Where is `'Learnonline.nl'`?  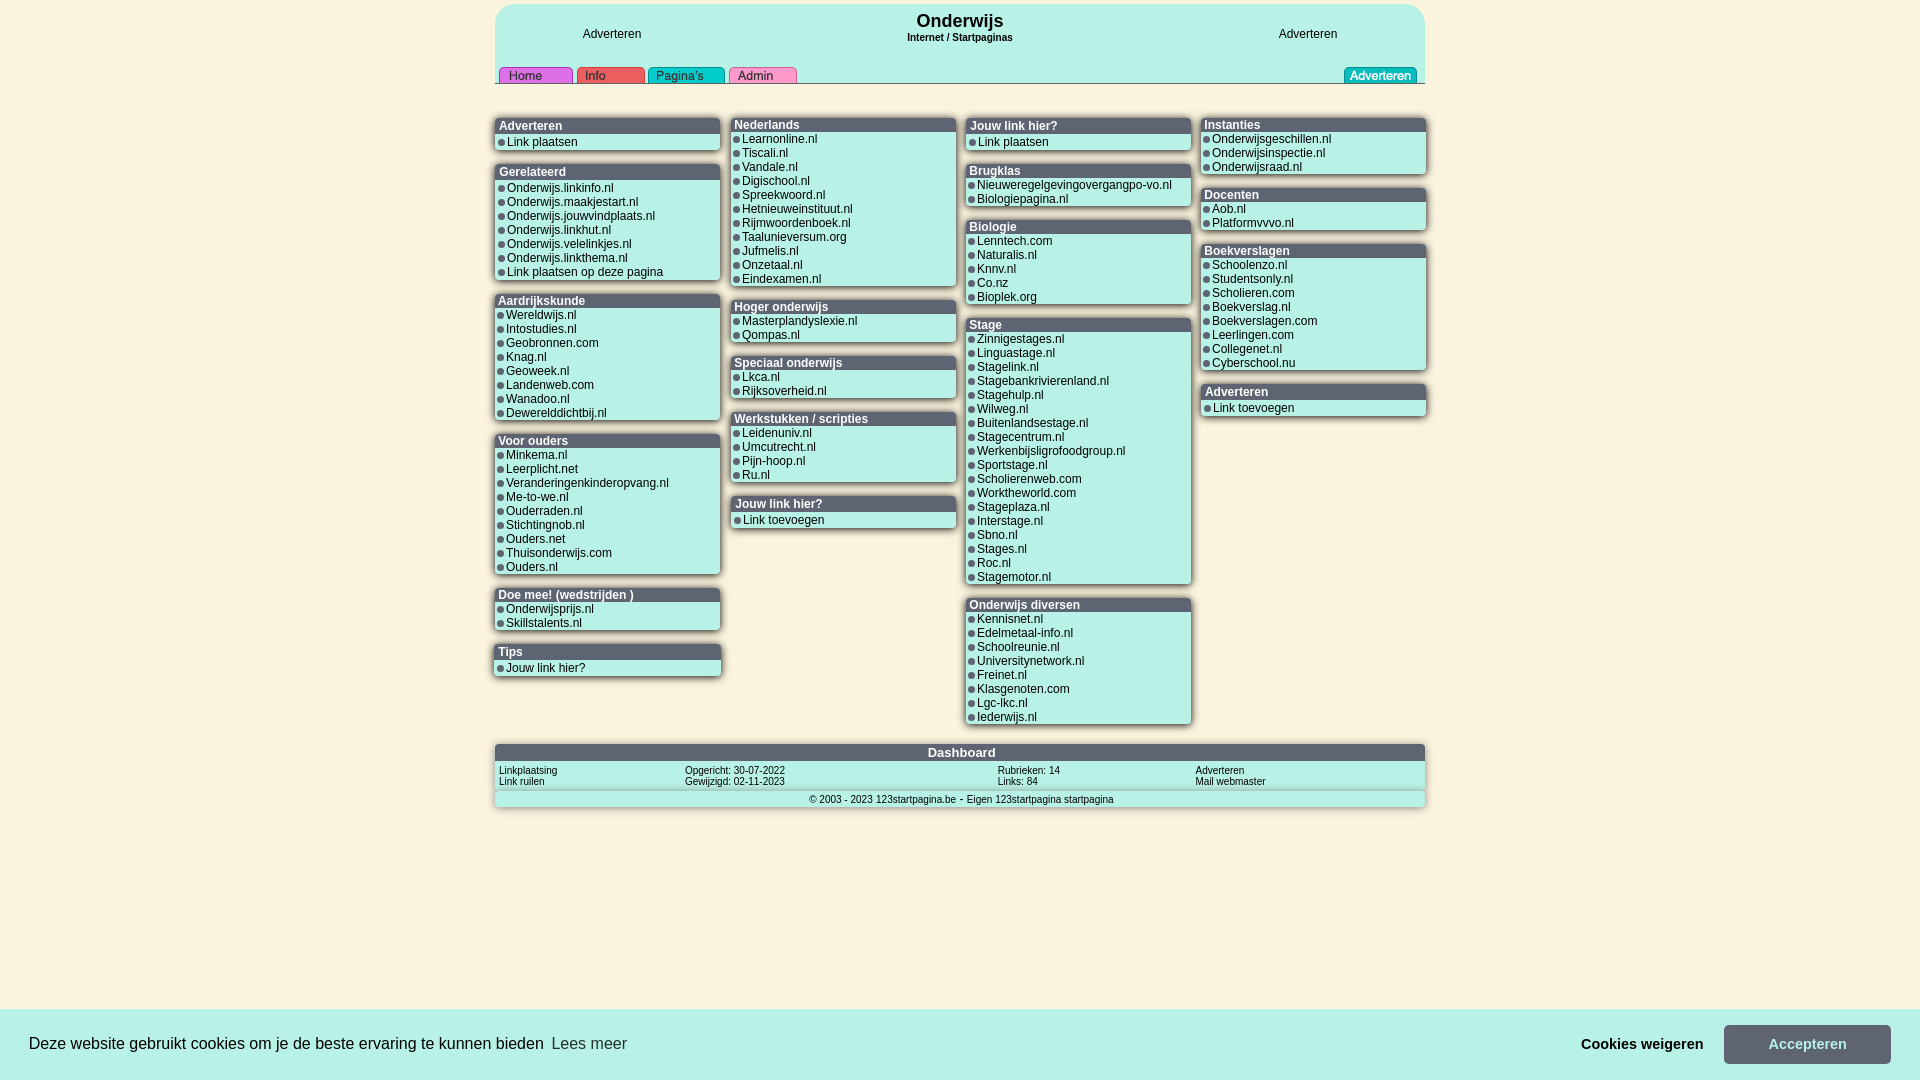 'Learnonline.nl' is located at coordinates (778, 137).